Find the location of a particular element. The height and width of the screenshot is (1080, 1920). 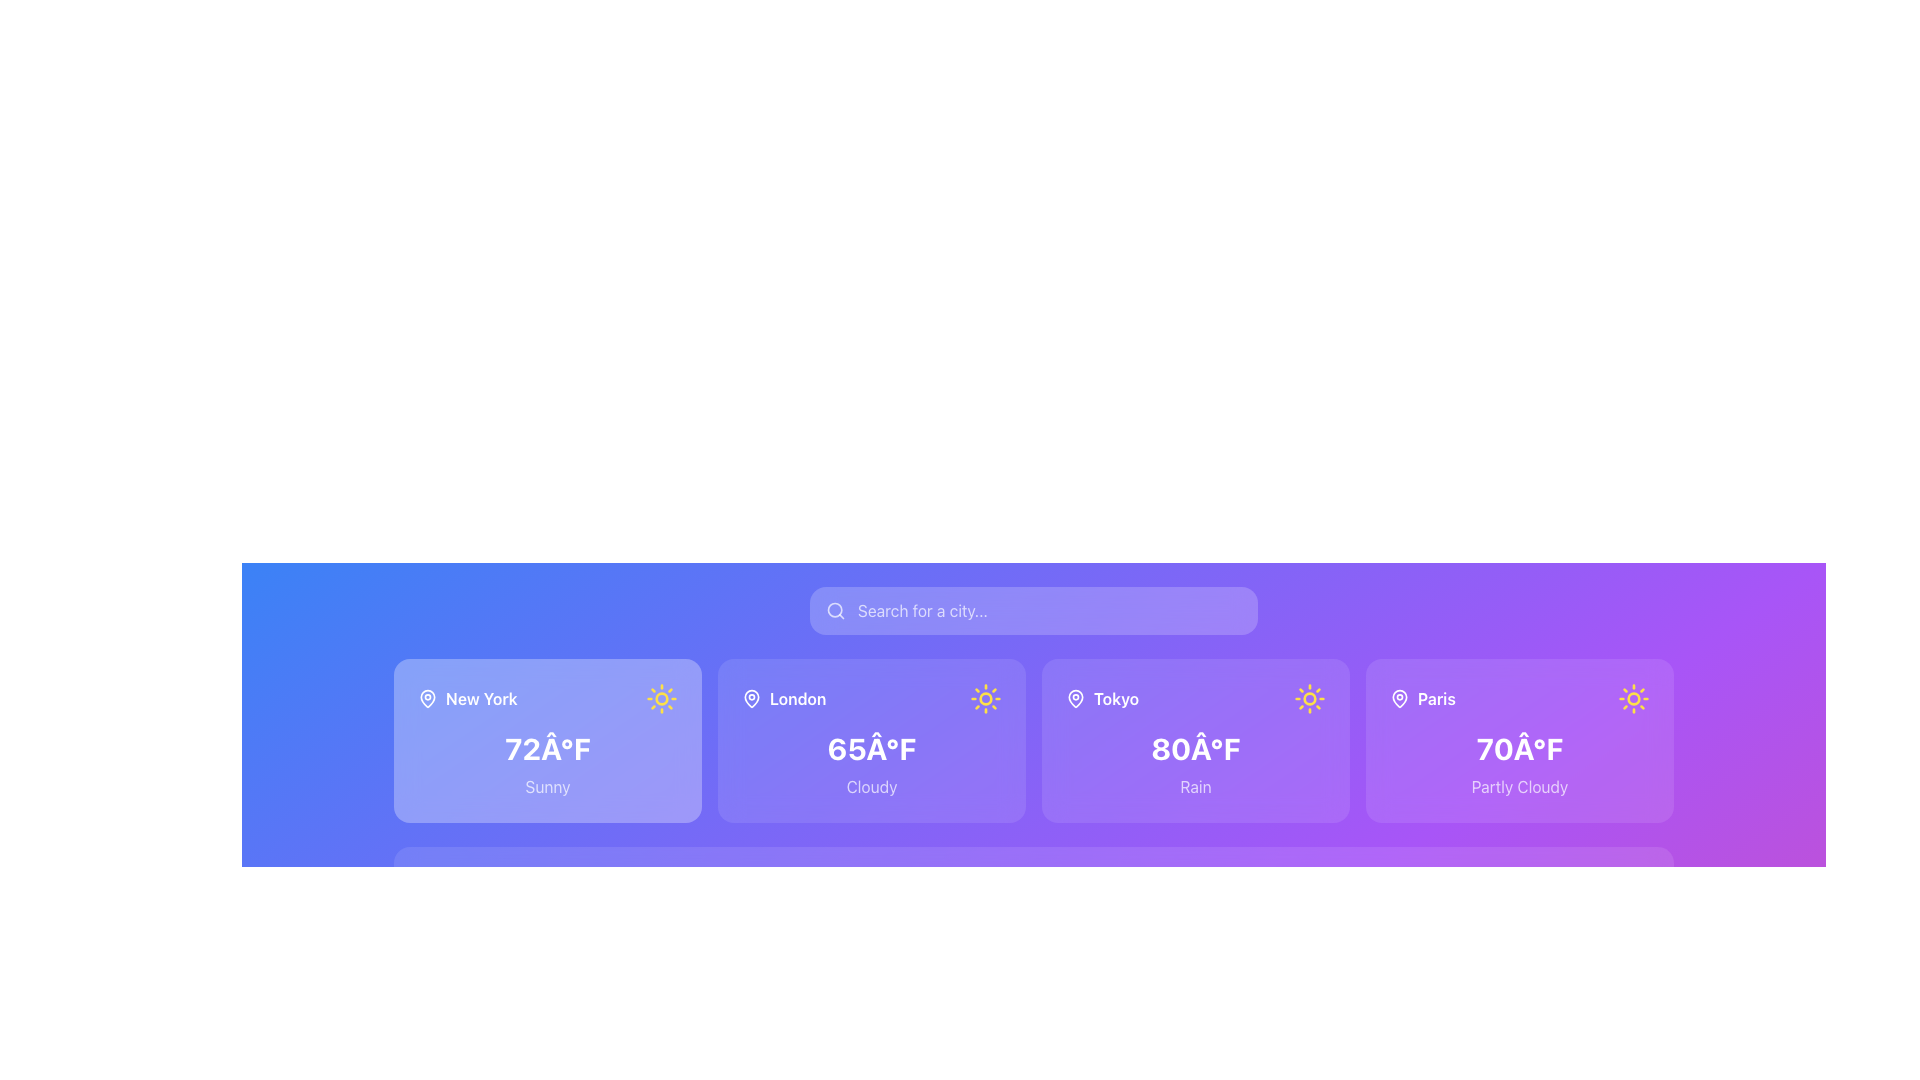

the geographical location icon representing the city of Tokyo, which is positioned at the leftmost area of the card before the city name text. This icon is the third from the left in a sequence of similar icons across neighboring cards is located at coordinates (1074, 697).